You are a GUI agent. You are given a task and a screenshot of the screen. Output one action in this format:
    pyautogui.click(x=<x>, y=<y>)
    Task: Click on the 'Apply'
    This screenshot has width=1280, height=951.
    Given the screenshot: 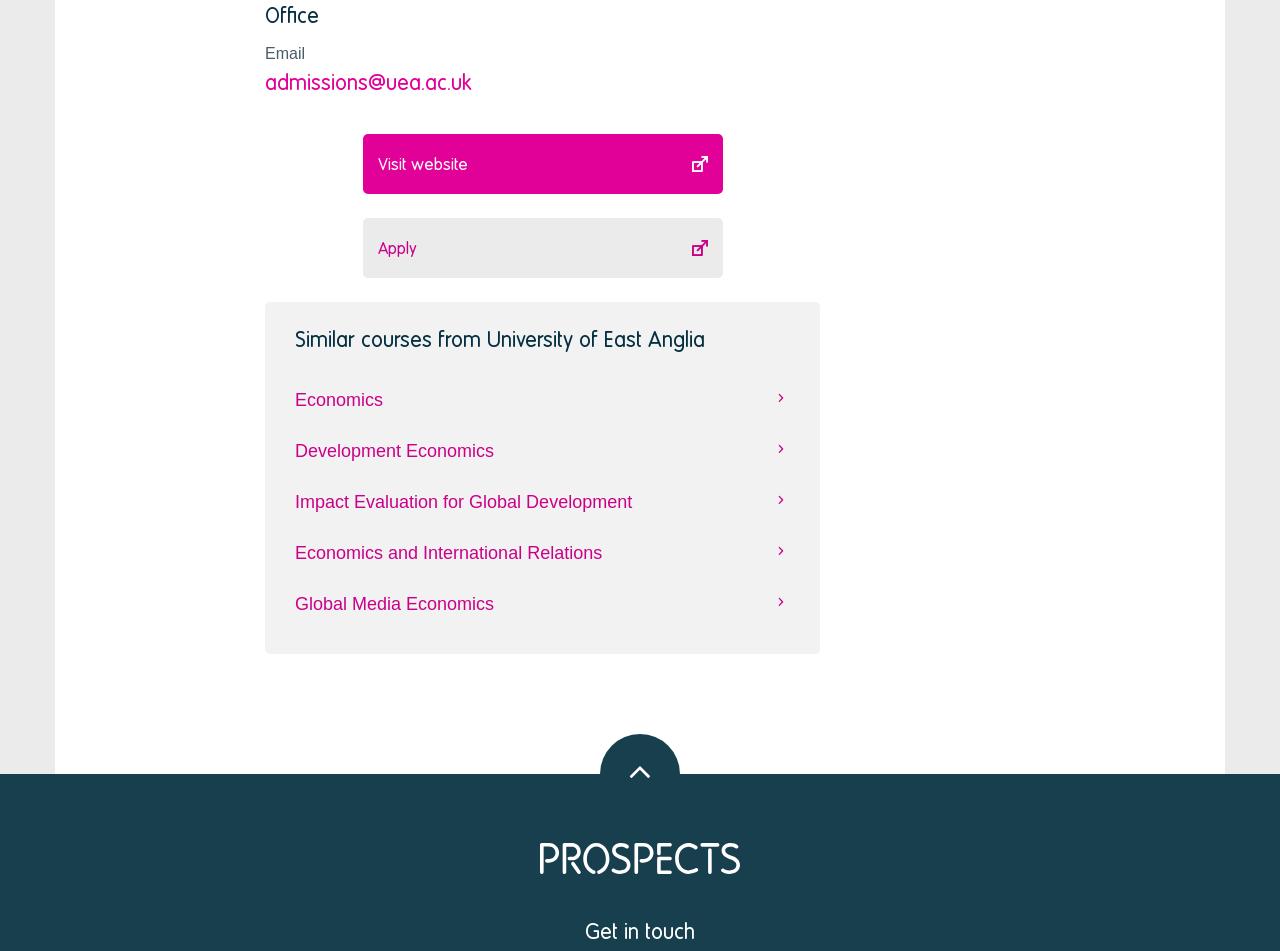 What is the action you would take?
    pyautogui.click(x=396, y=246)
    